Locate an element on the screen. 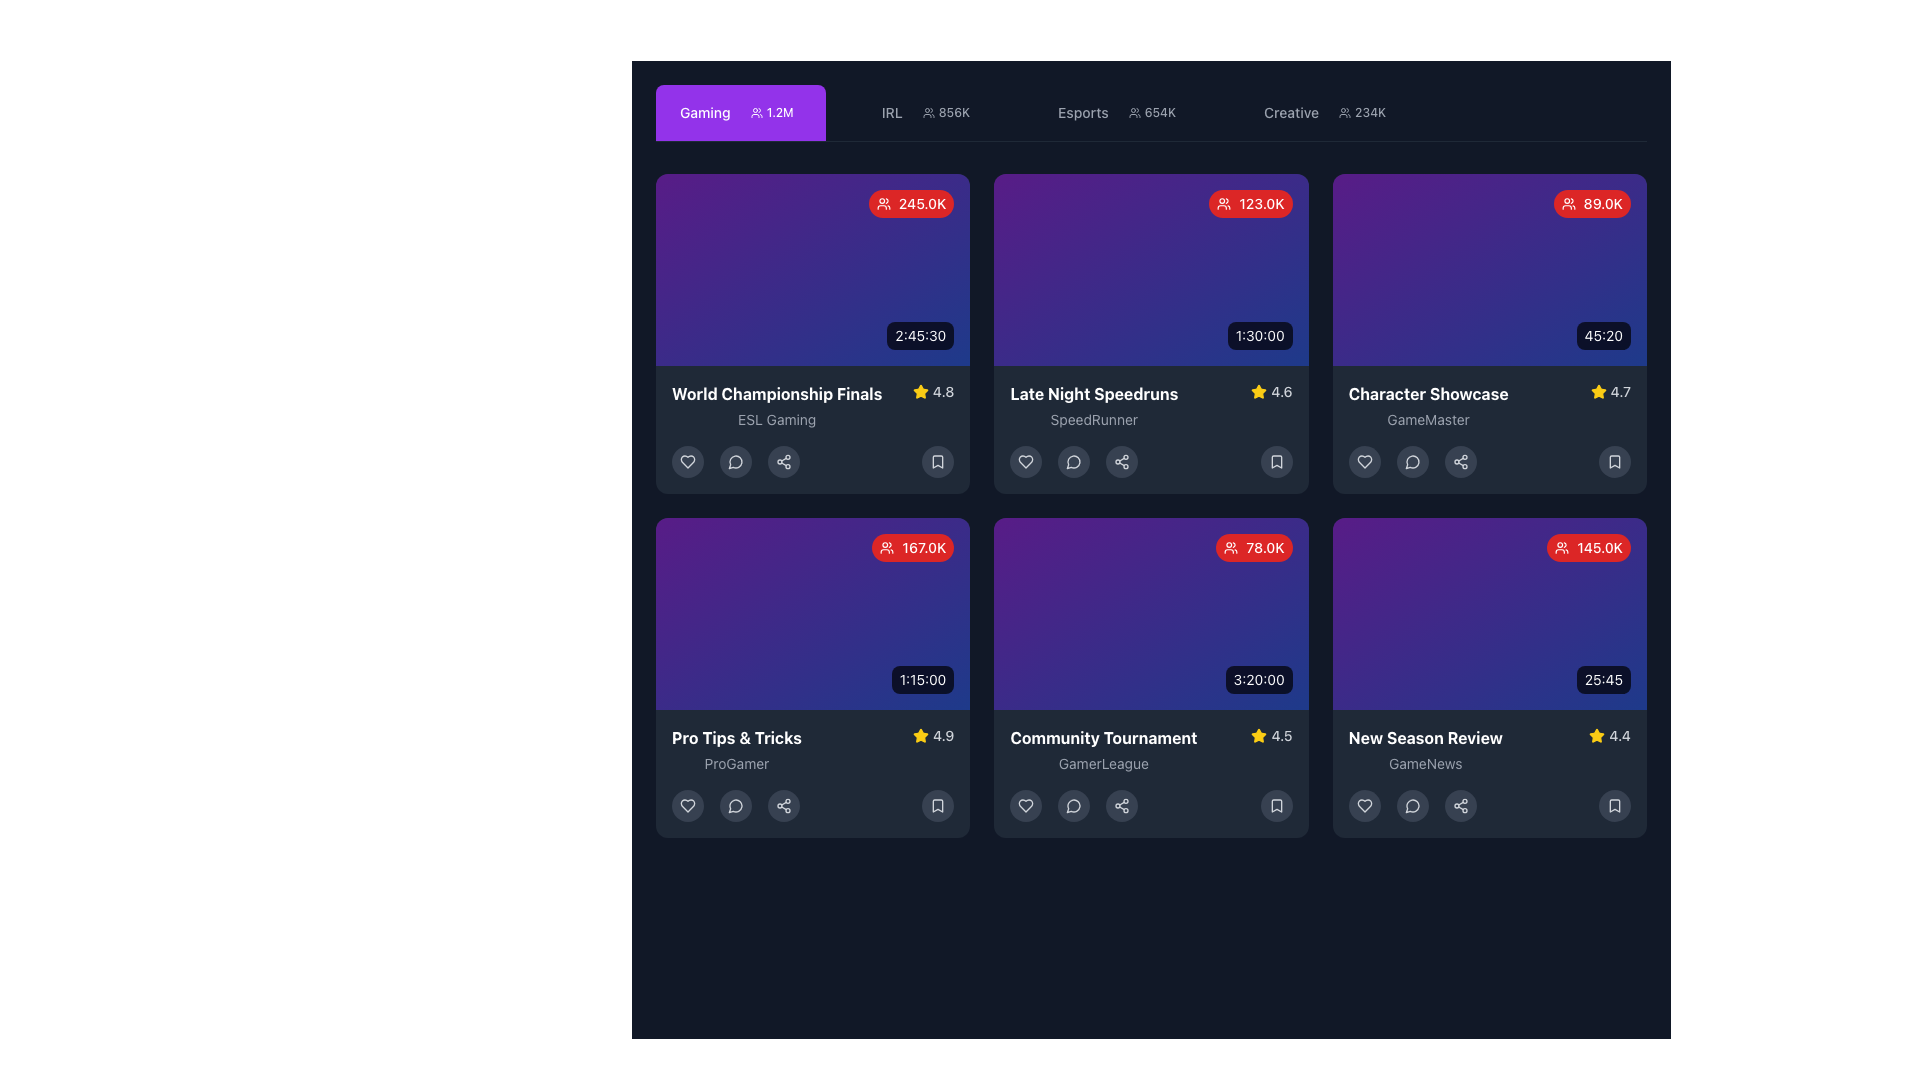 This screenshot has height=1080, width=1920. the communication icon located in the fourth card of the grid layout, which is near the bottom and aligned with other interactive elements is located at coordinates (1411, 462).